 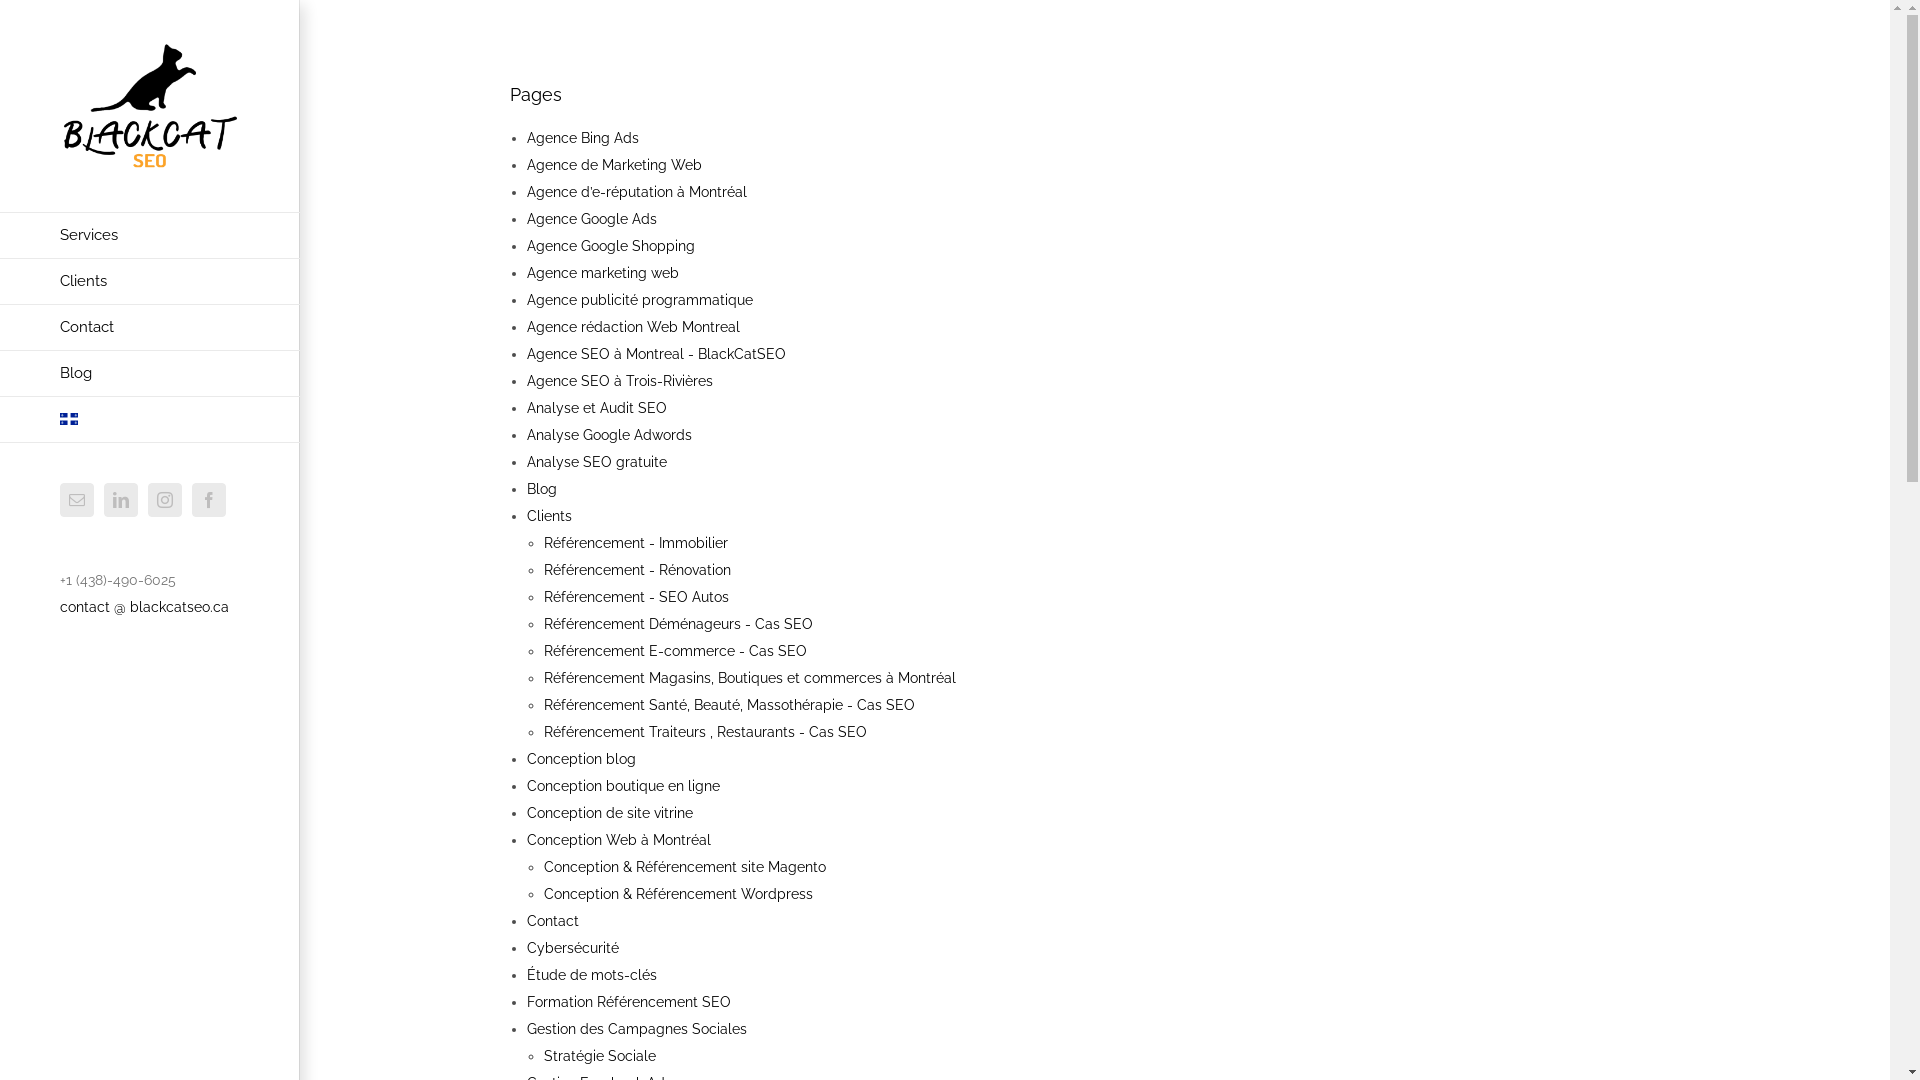 What do you see at coordinates (148, 234) in the screenshot?
I see `'Services'` at bounding box center [148, 234].